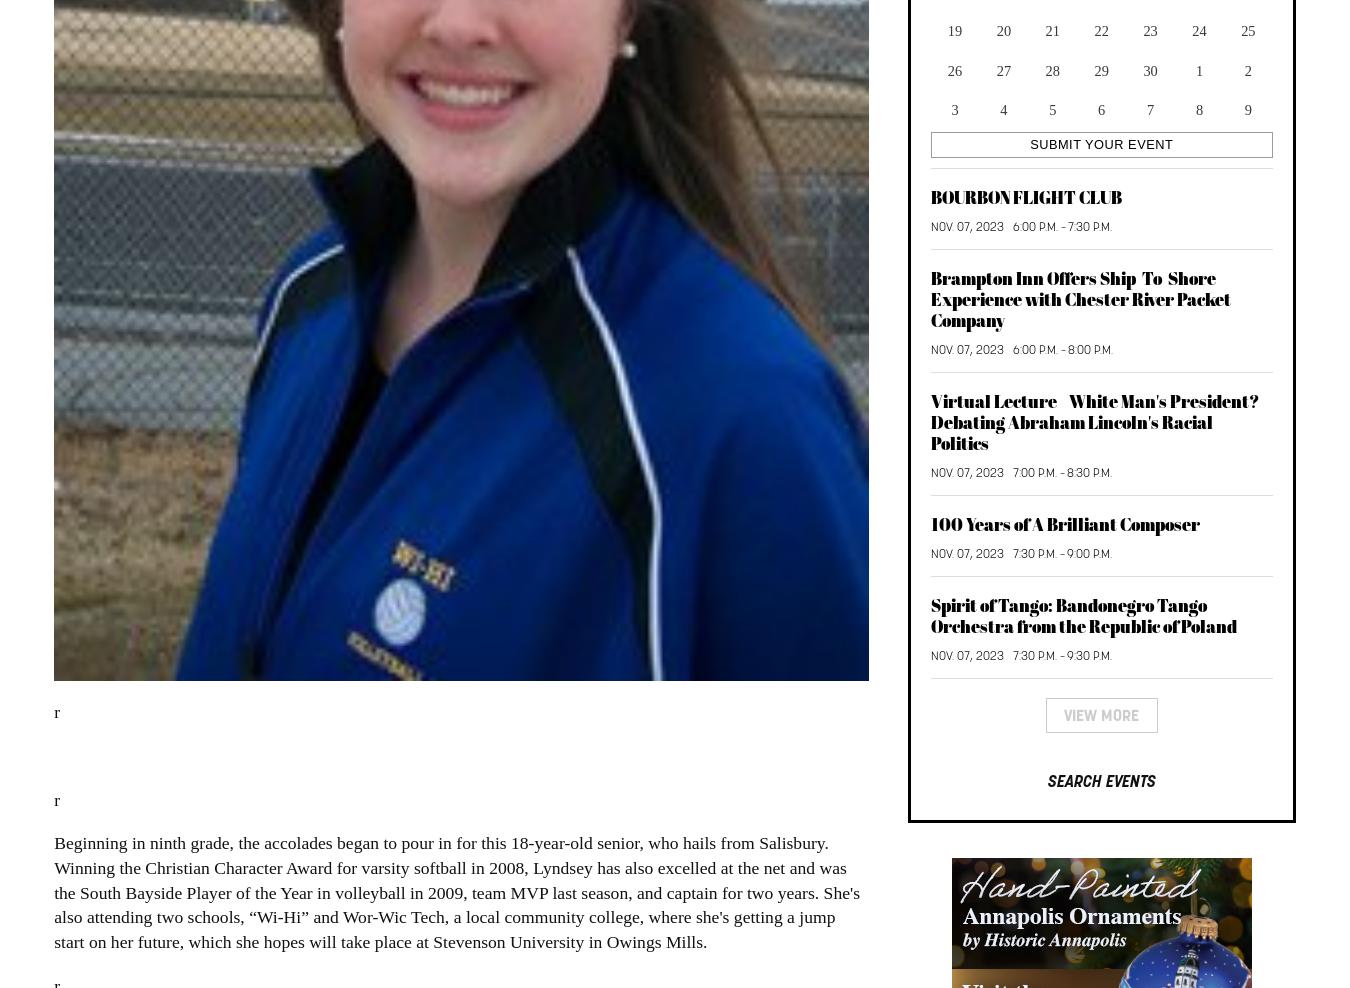 This screenshot has height=988, width=1350. Describe the element at coordinates (1097, 108) in the screenshot. I see `'6'` at that location.